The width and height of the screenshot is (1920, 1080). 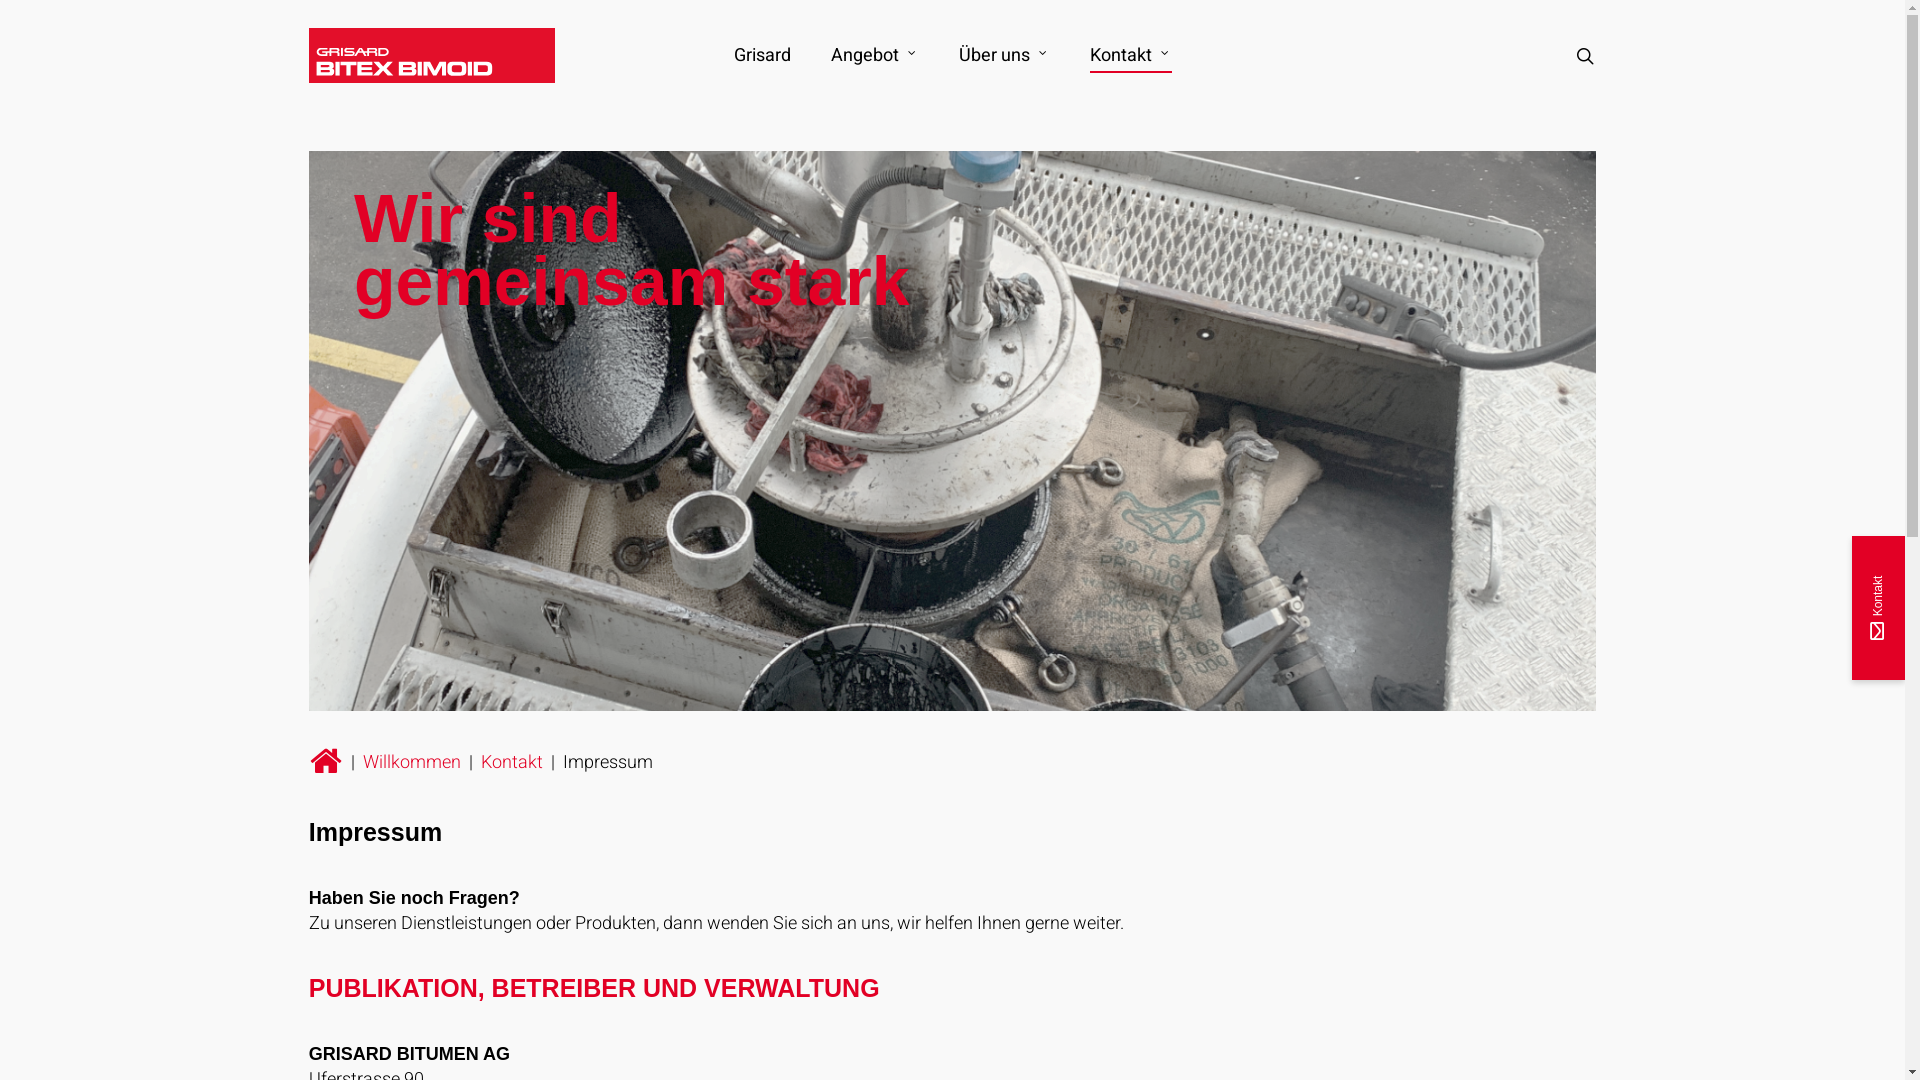 I want to click on 'Grisard', so click(x=761, y=53).